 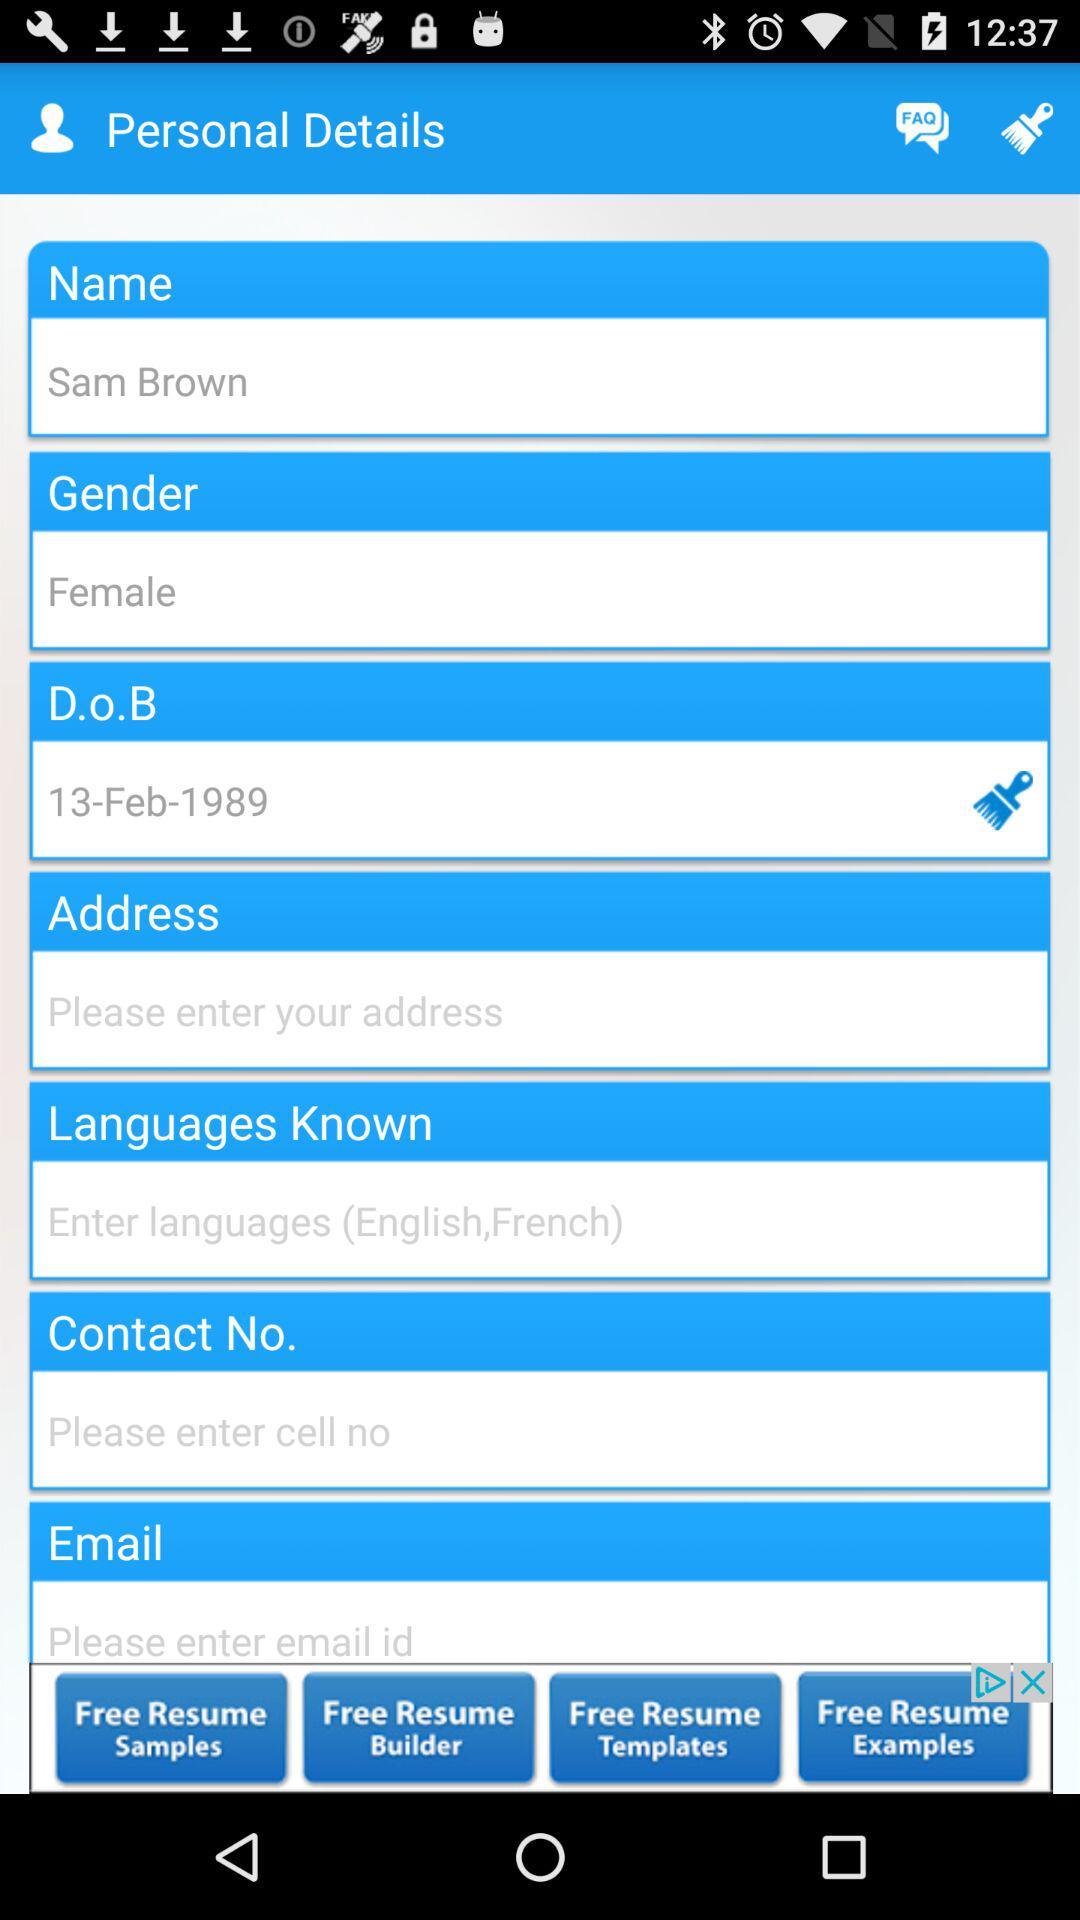 I want to click on faq, so click(x=922, y=127).